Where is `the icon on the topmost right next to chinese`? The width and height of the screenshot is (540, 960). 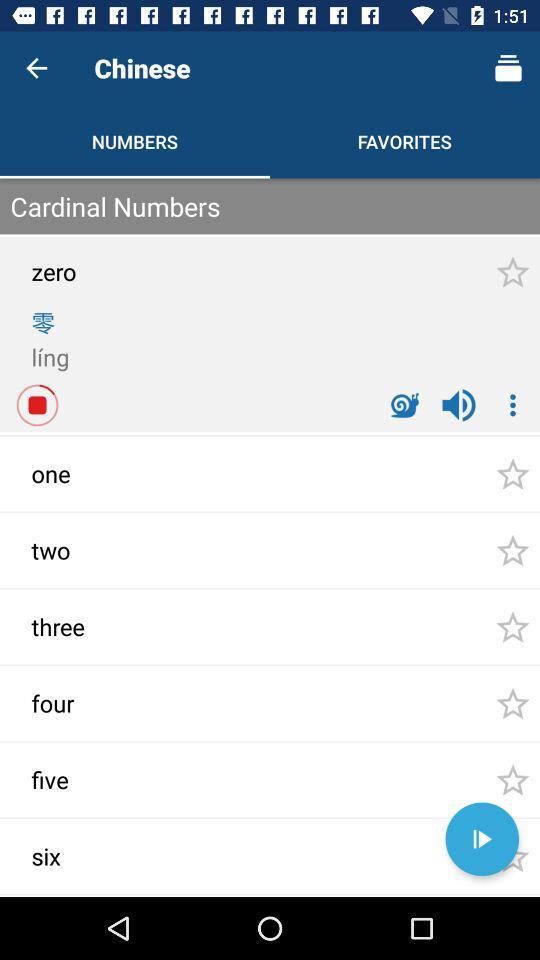 the icon on the topmost right next to chinese is located at coordinates (508, 68).